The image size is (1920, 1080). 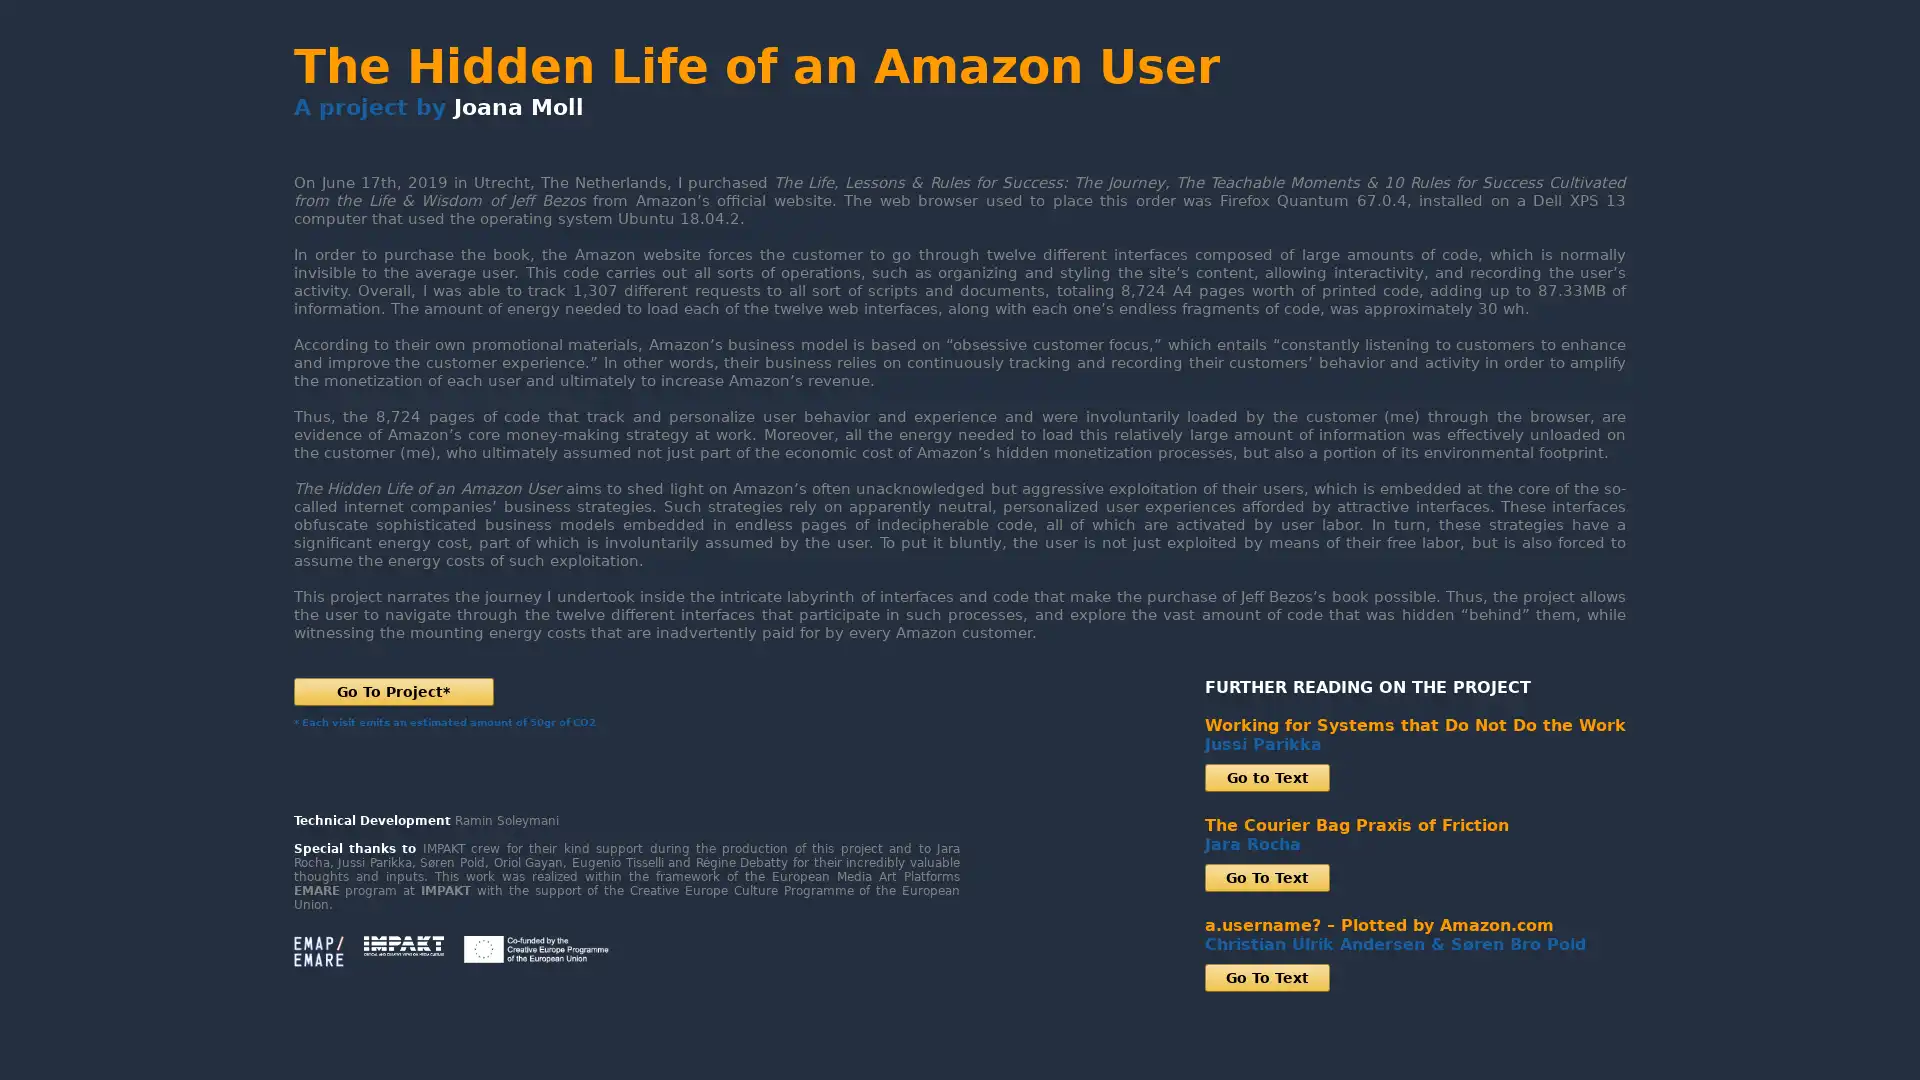 What do you see at coordinates (1266, 777) in the screenshot?
I see `Go to Text` at bounding box center [1266, 777].